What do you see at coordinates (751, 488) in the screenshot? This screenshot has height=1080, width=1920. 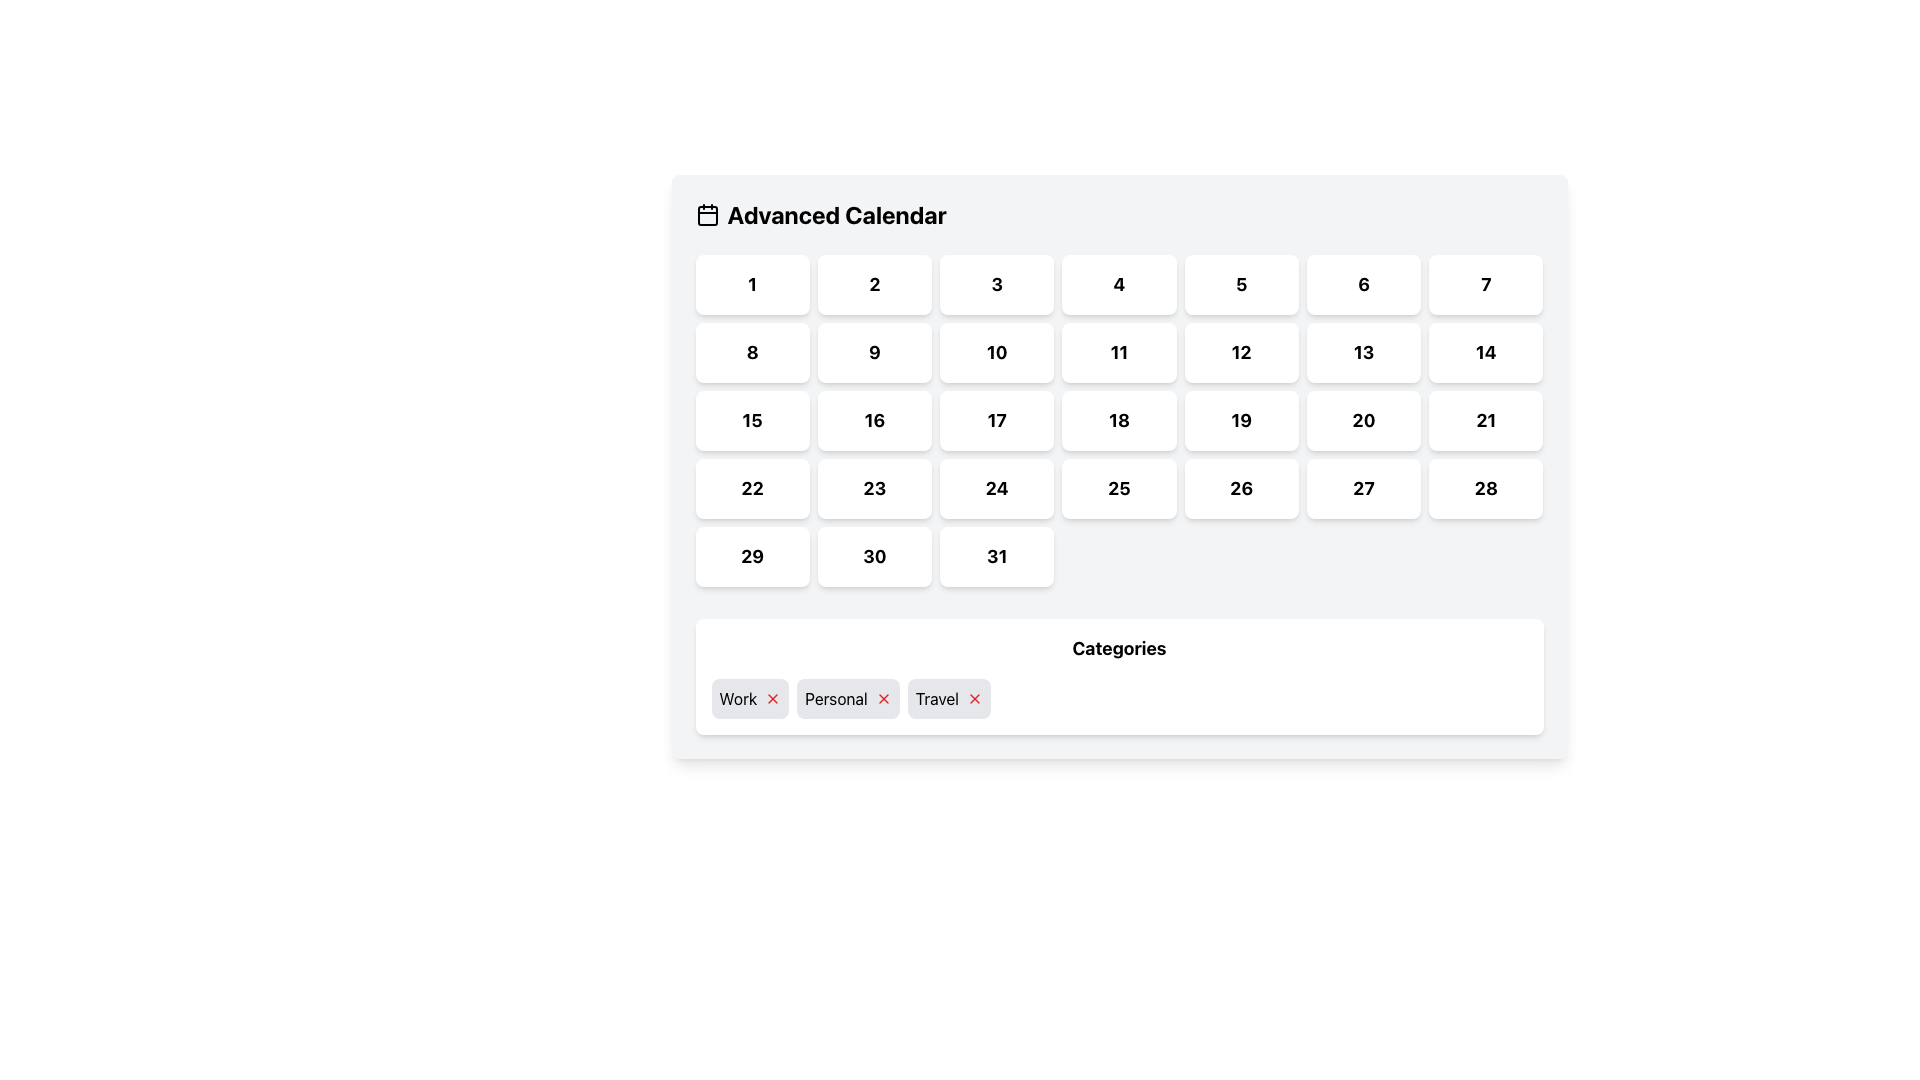 I see `the text label '22' within the white rectangular button` at bounding box center [751, 488].